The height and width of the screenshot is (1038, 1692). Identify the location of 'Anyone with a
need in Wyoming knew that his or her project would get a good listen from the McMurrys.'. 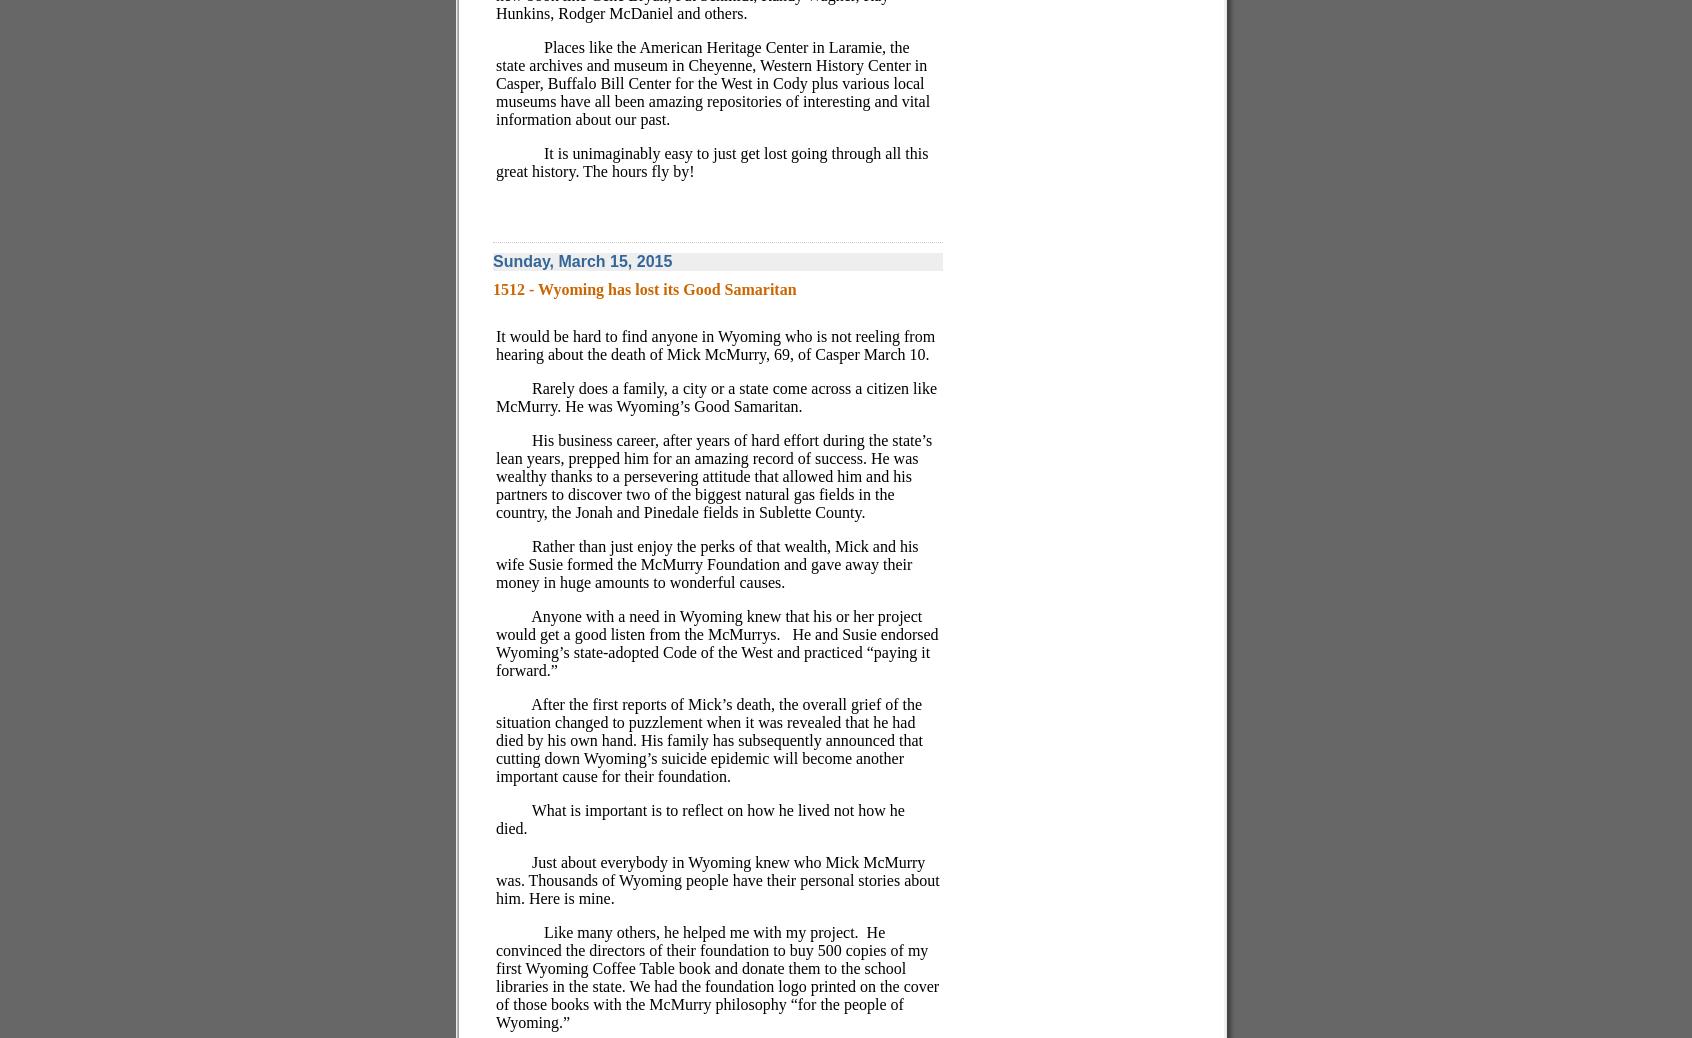
(707, 623).